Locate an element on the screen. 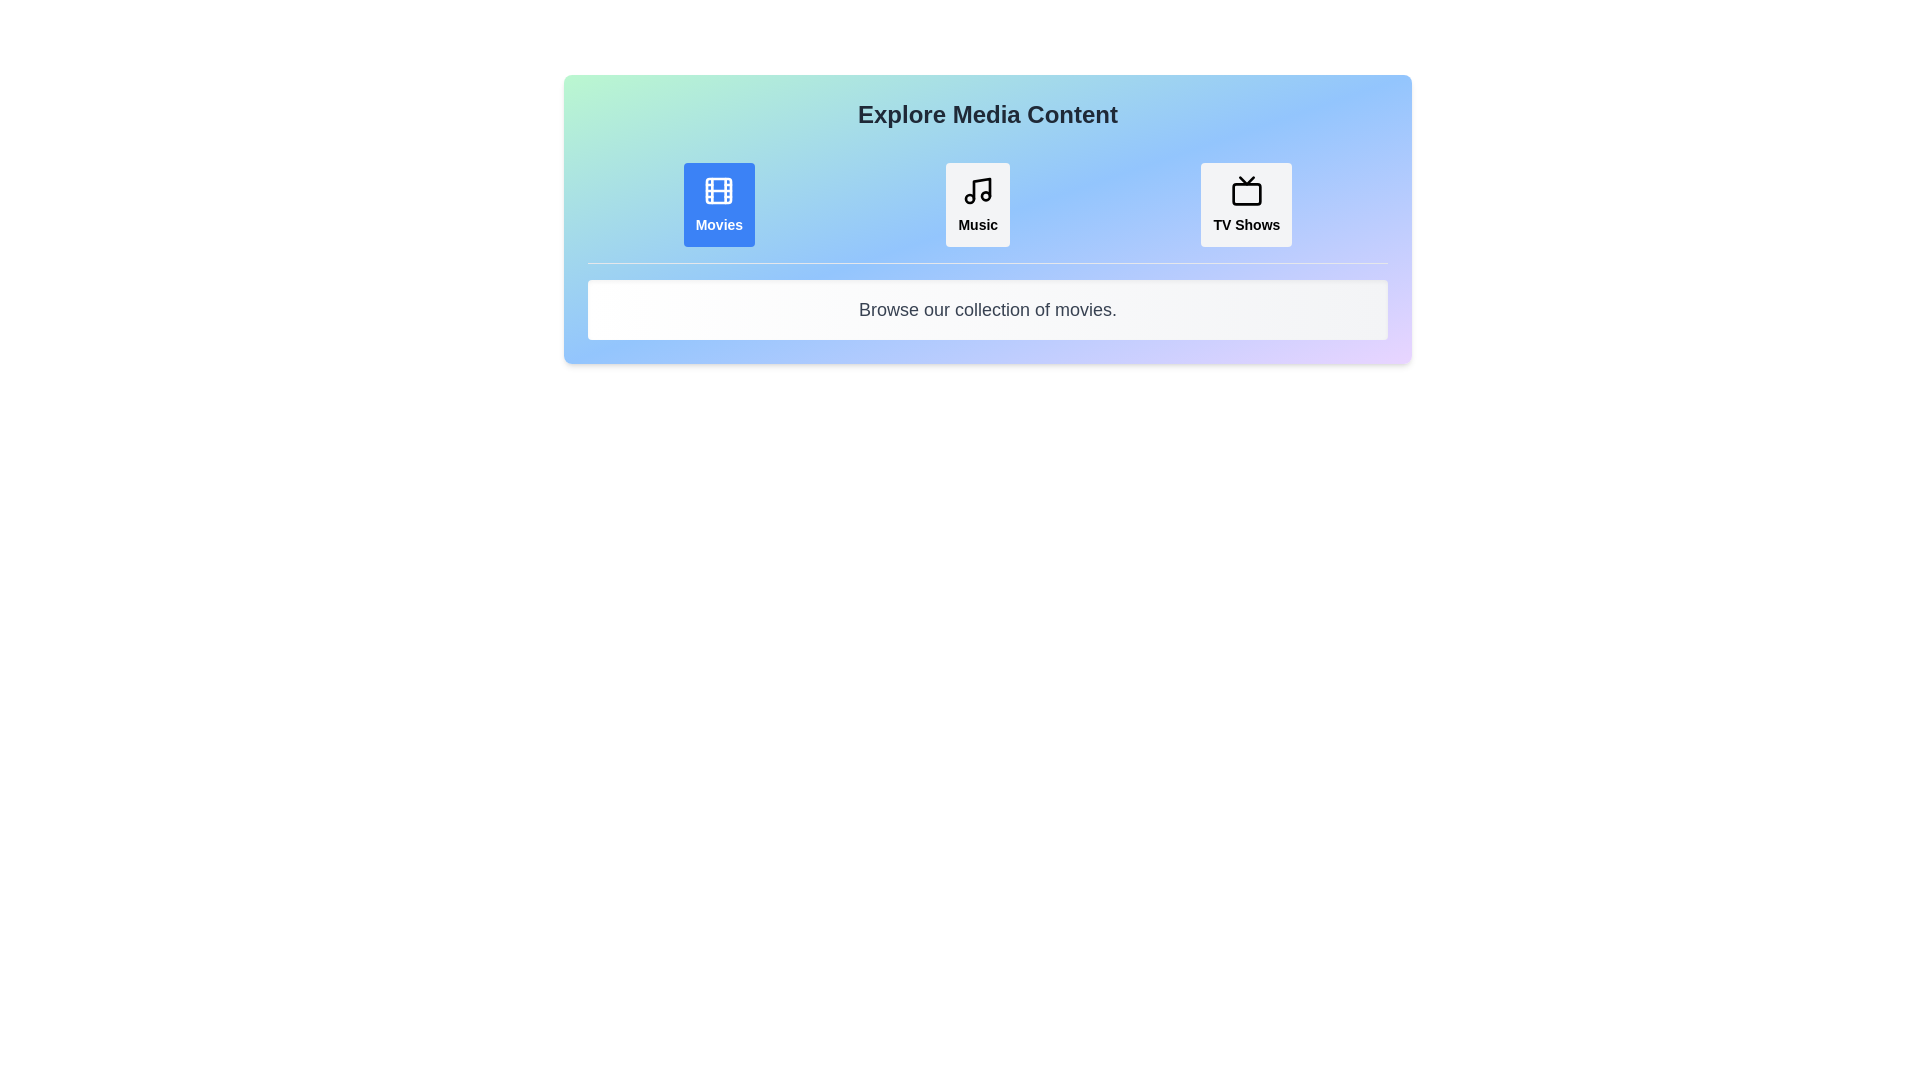  the decorative graphic (SVG rectangle) that is centrally aligned within the film strip icon located under the 'Movies' label is located at coordinates (719, 191).